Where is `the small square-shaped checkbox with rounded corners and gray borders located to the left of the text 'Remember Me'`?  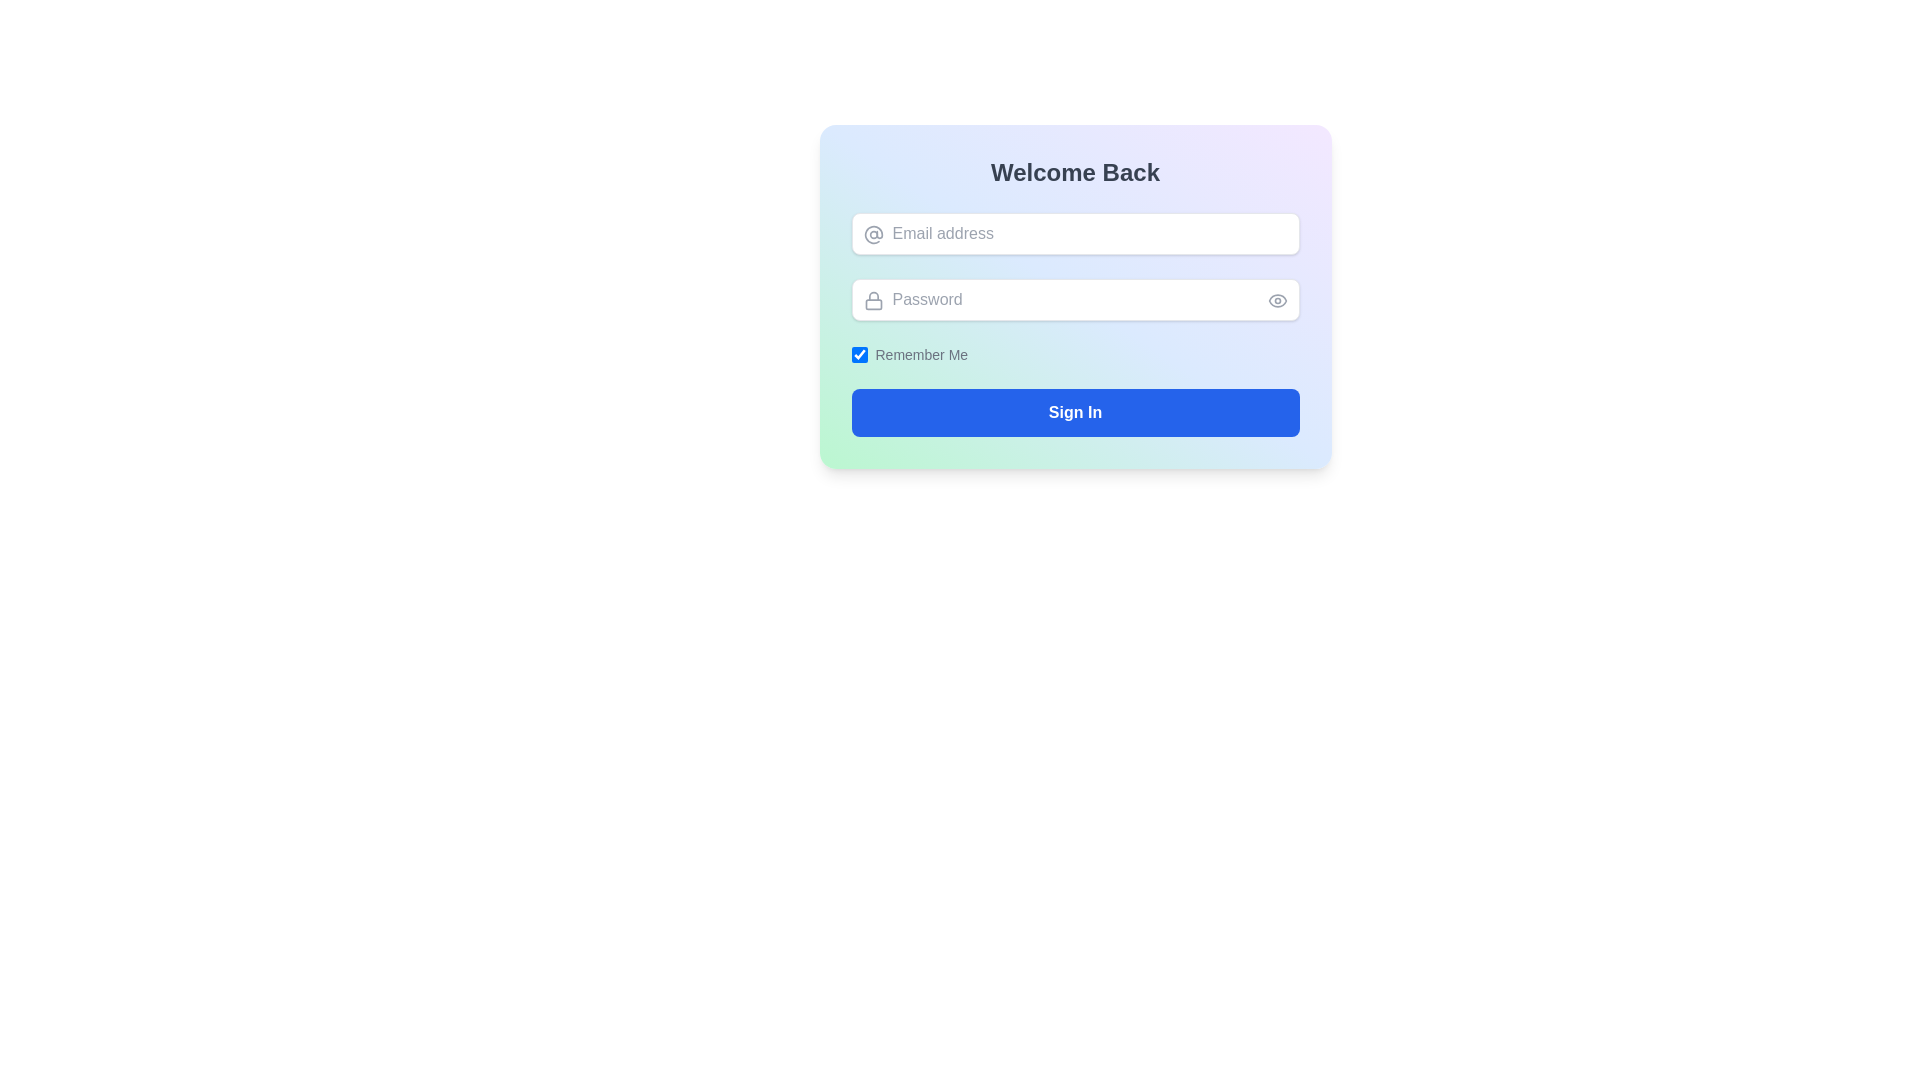 the small square-shaped checkbox with rounded corners and gray borders located to the left of the text 'Remember Me' is located at coordinates (859, 353).